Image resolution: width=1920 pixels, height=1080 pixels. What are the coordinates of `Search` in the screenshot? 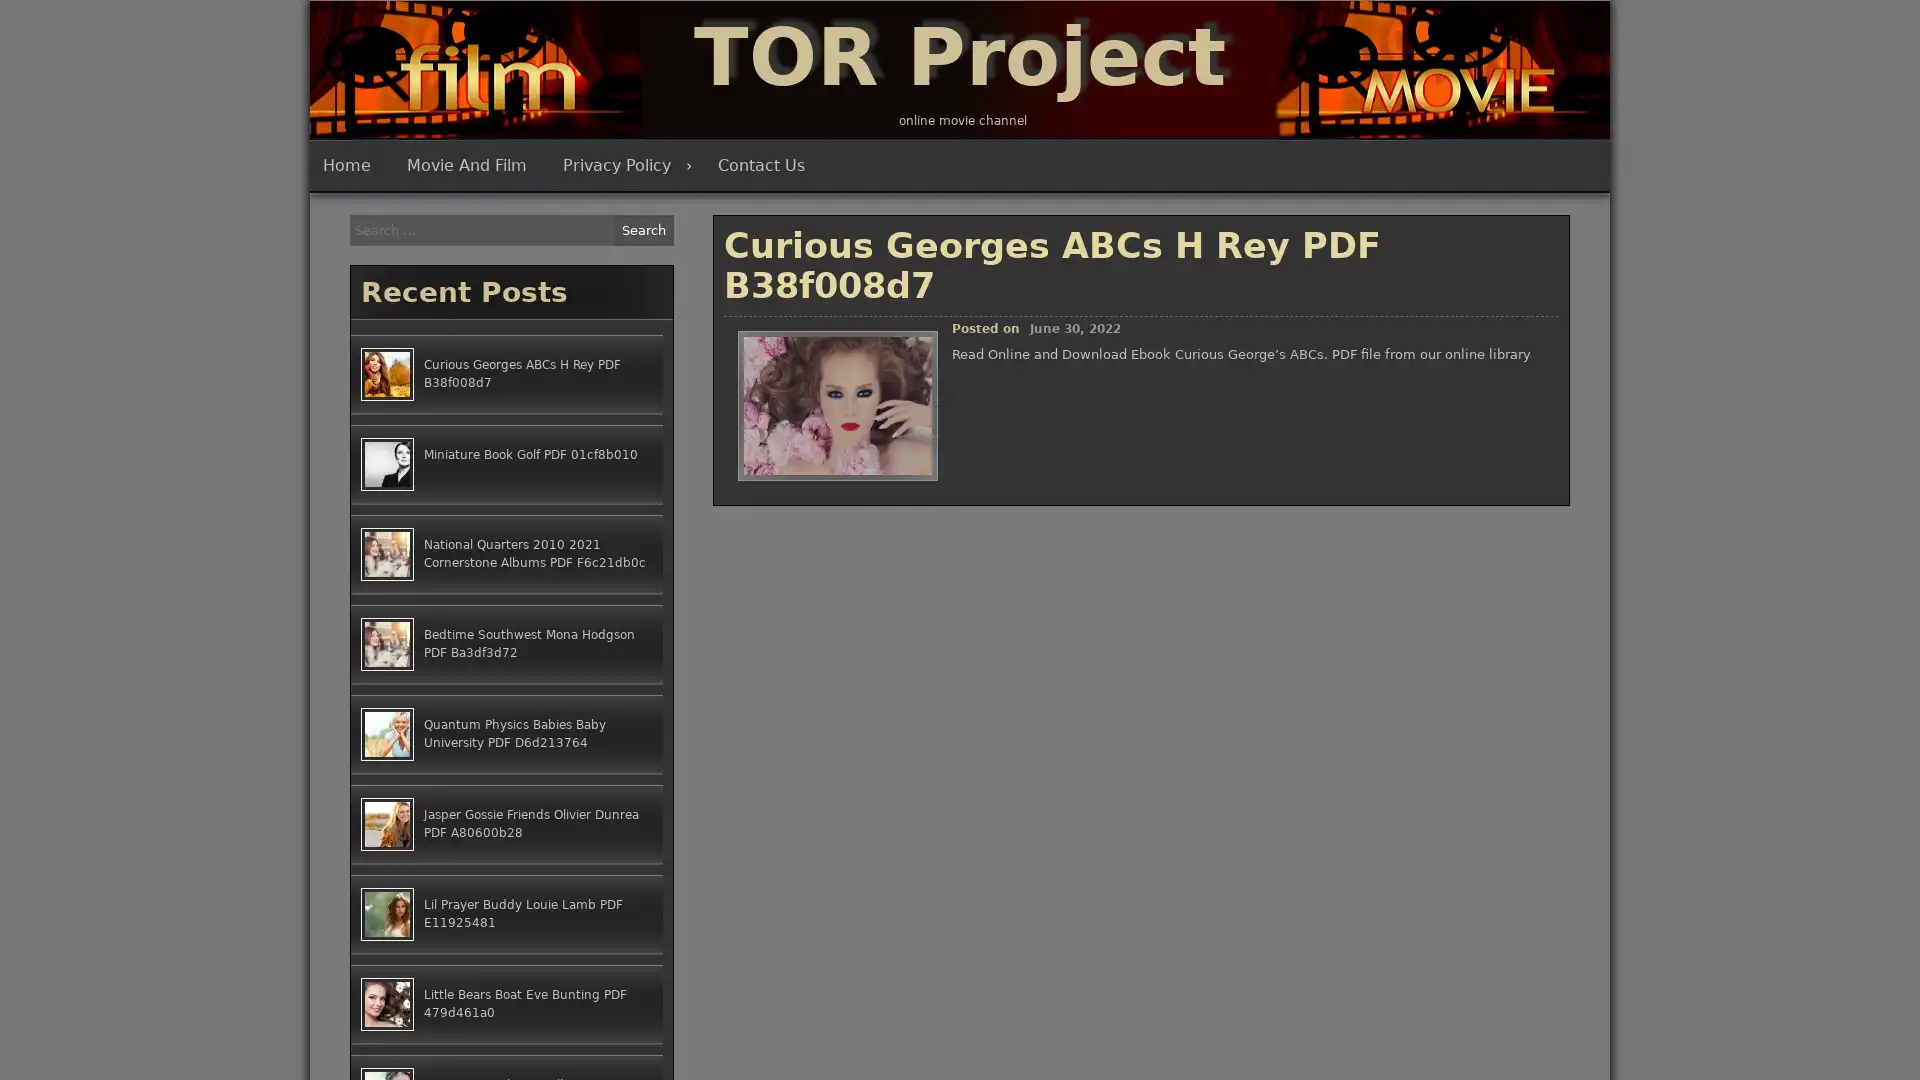 It's located at (643, 229).